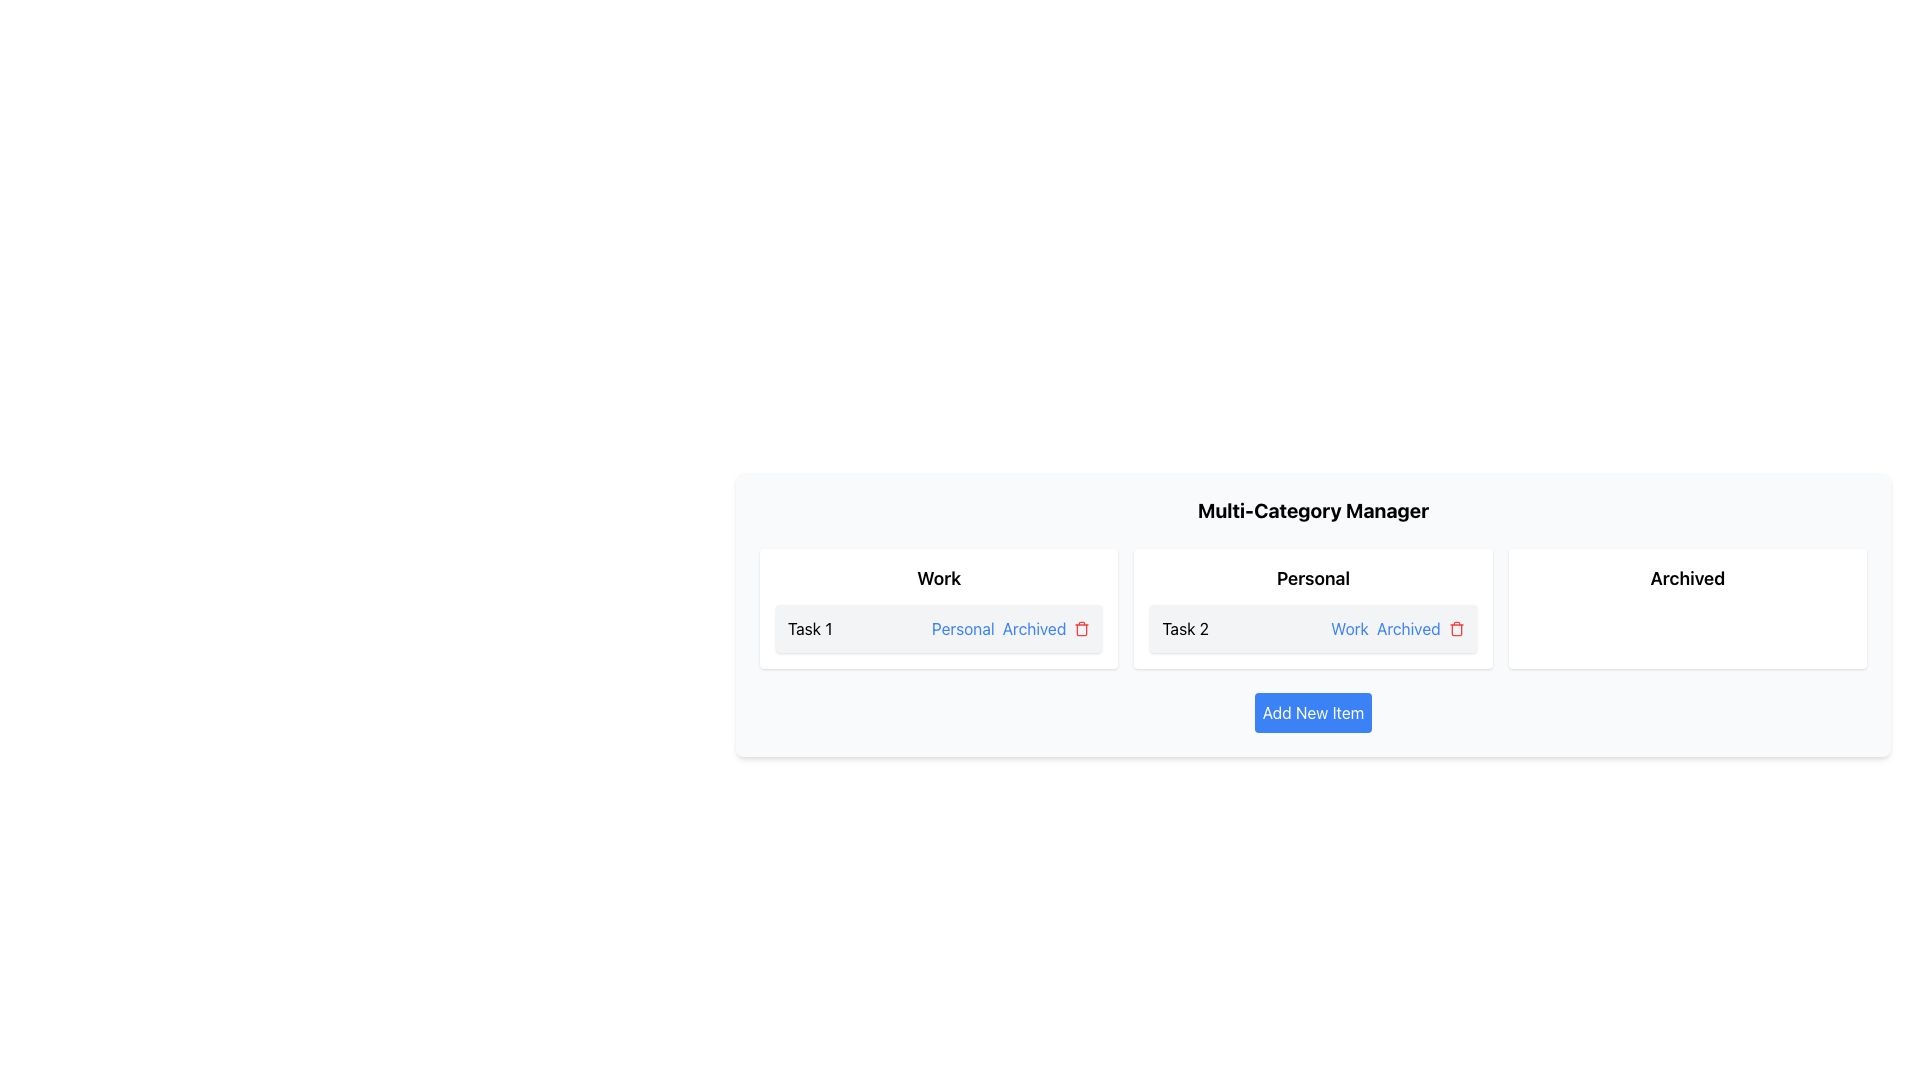 This screenshot has width=1920, height=1080. I want to click on the blue underlined hyperlink text 'Work', so click(1349, 627).